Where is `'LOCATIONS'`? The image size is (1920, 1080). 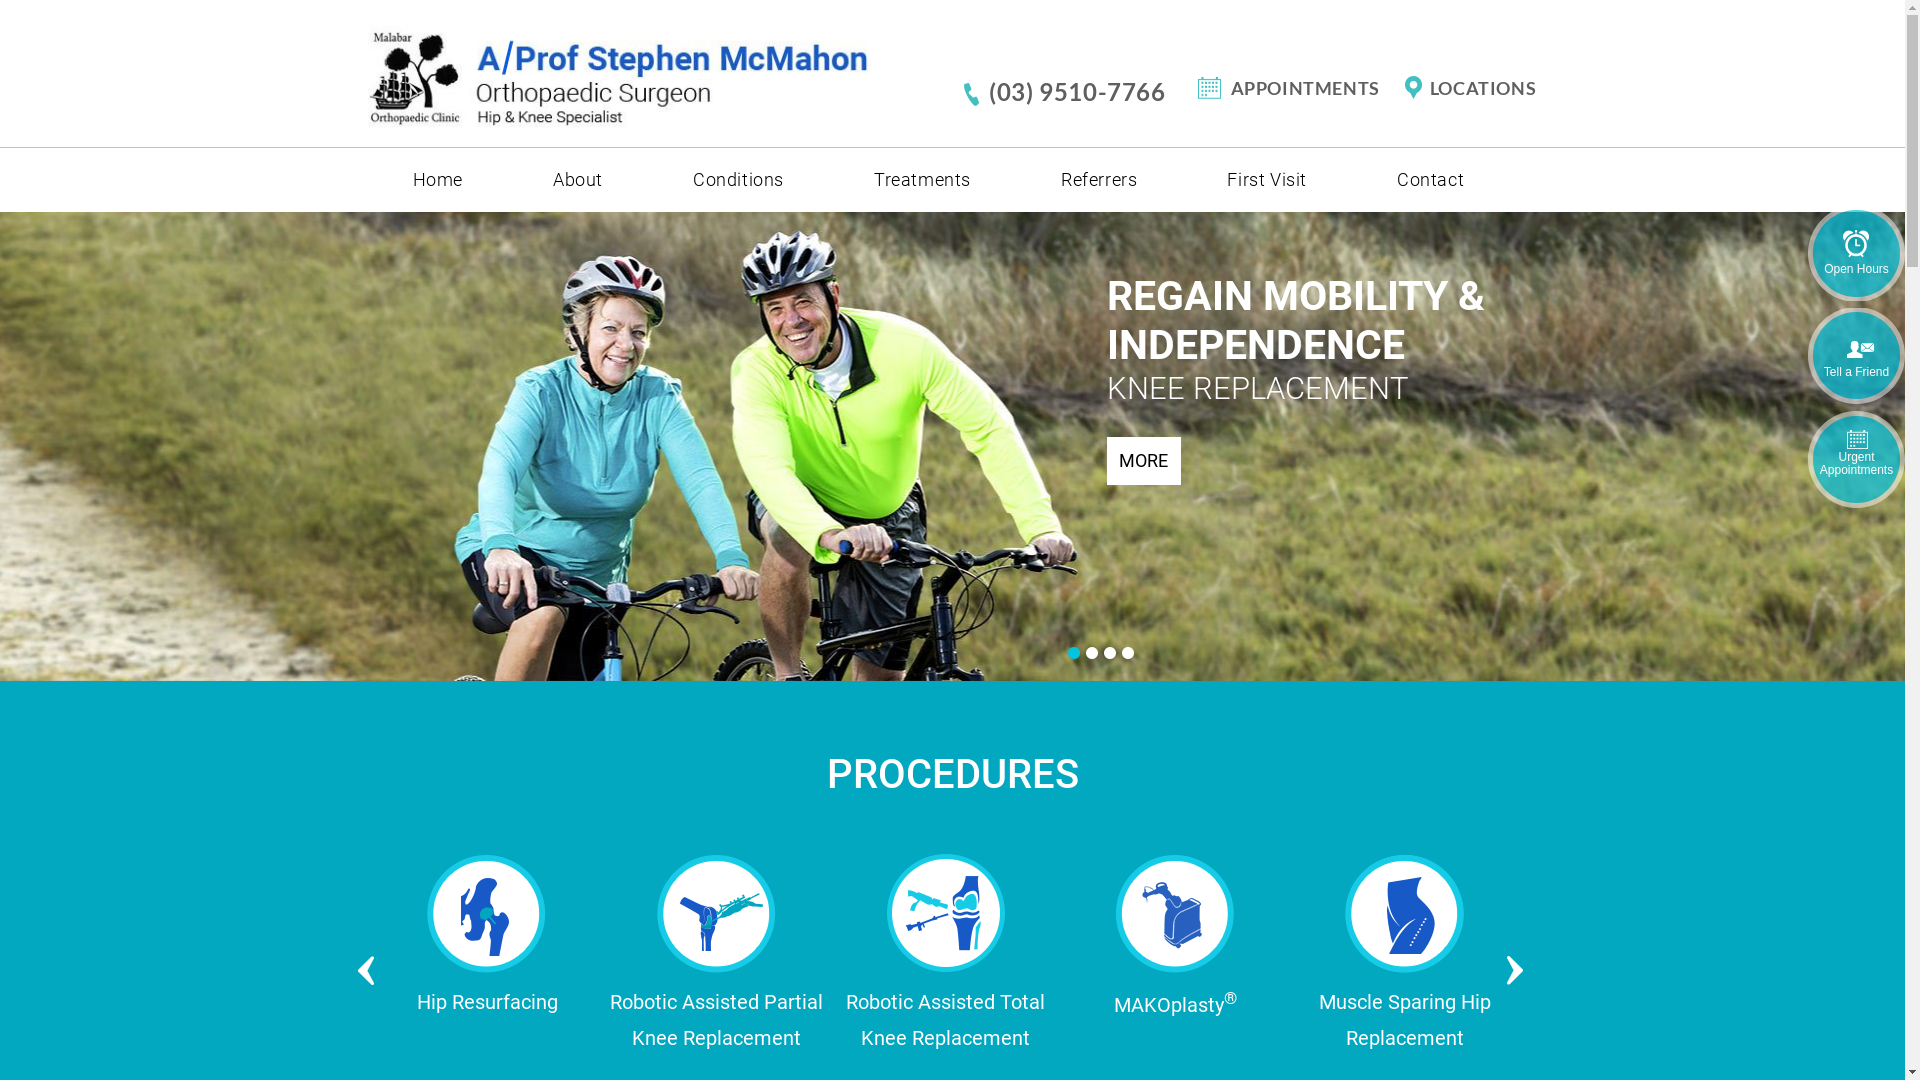
'LOCATIONS' is located at coordinates (1399, 87).